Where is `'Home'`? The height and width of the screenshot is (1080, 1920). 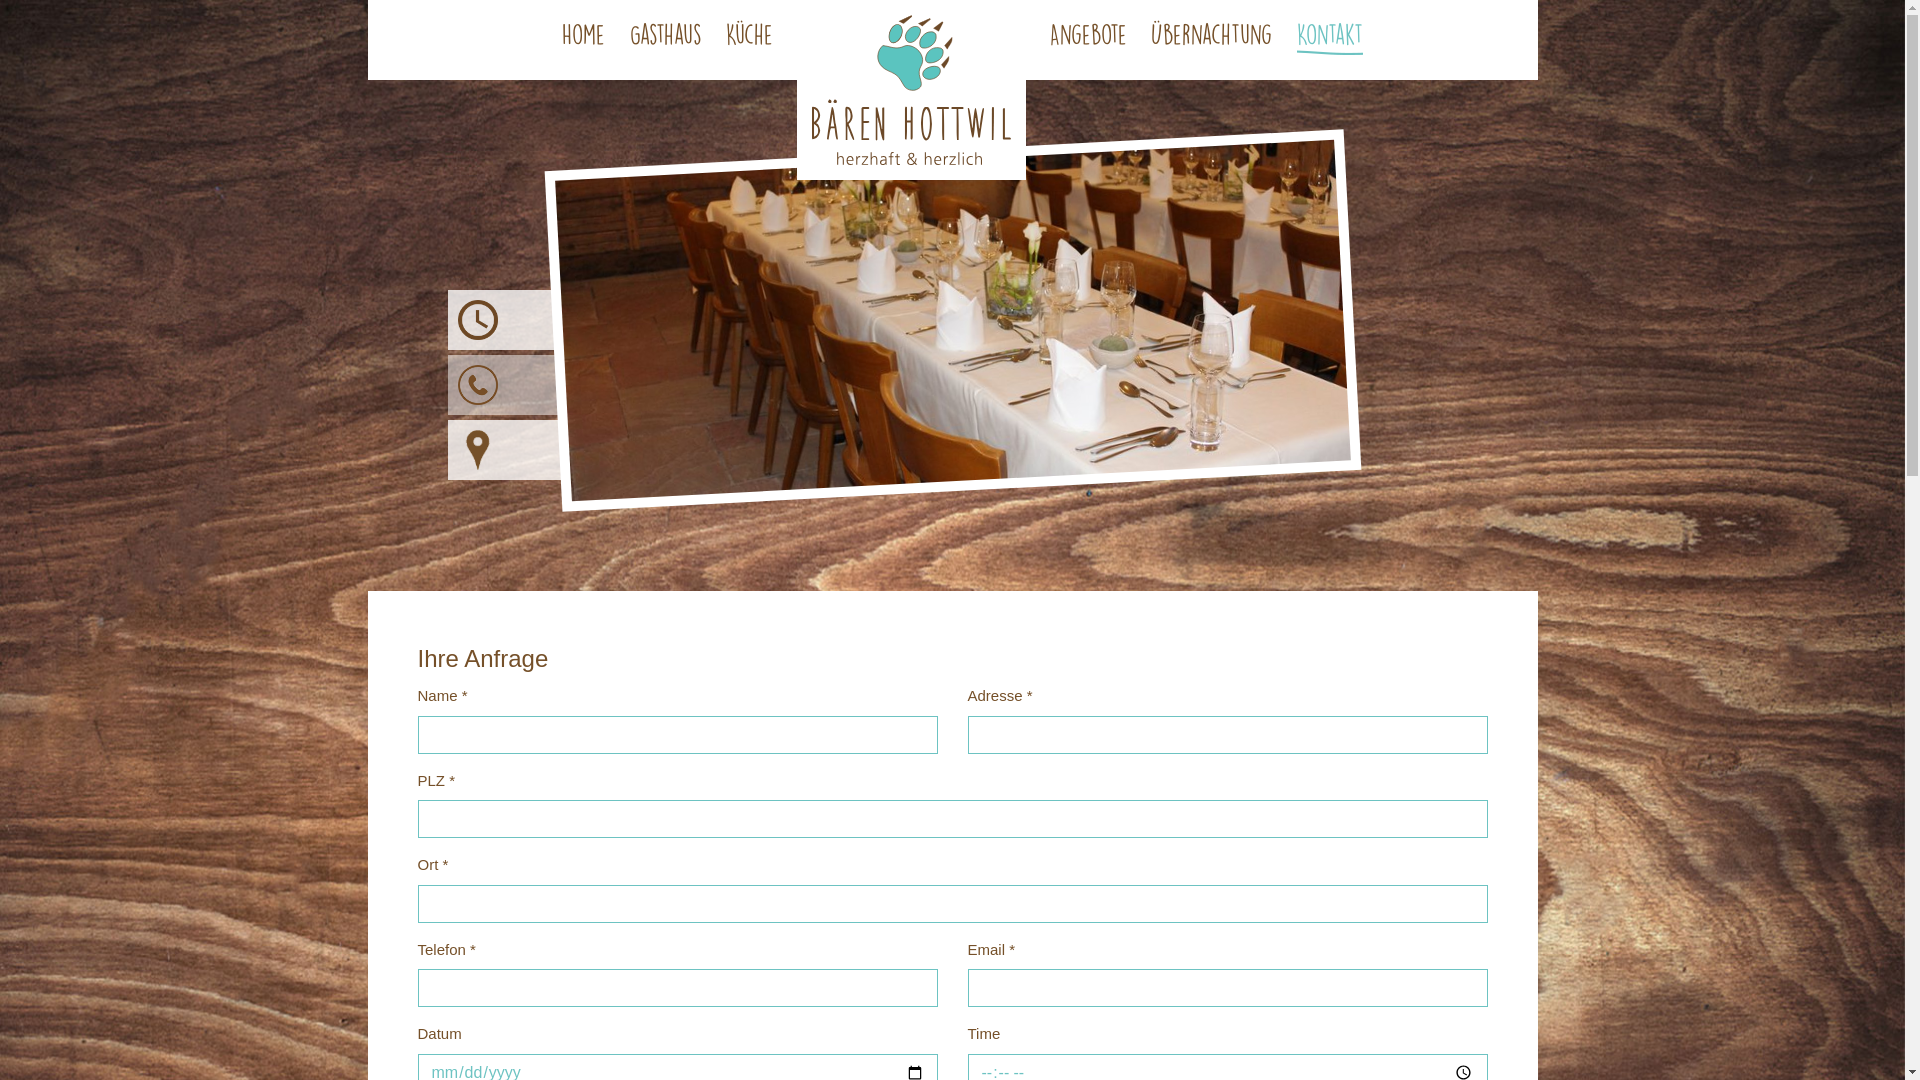 'Home' is located at coordinates (582, 38).